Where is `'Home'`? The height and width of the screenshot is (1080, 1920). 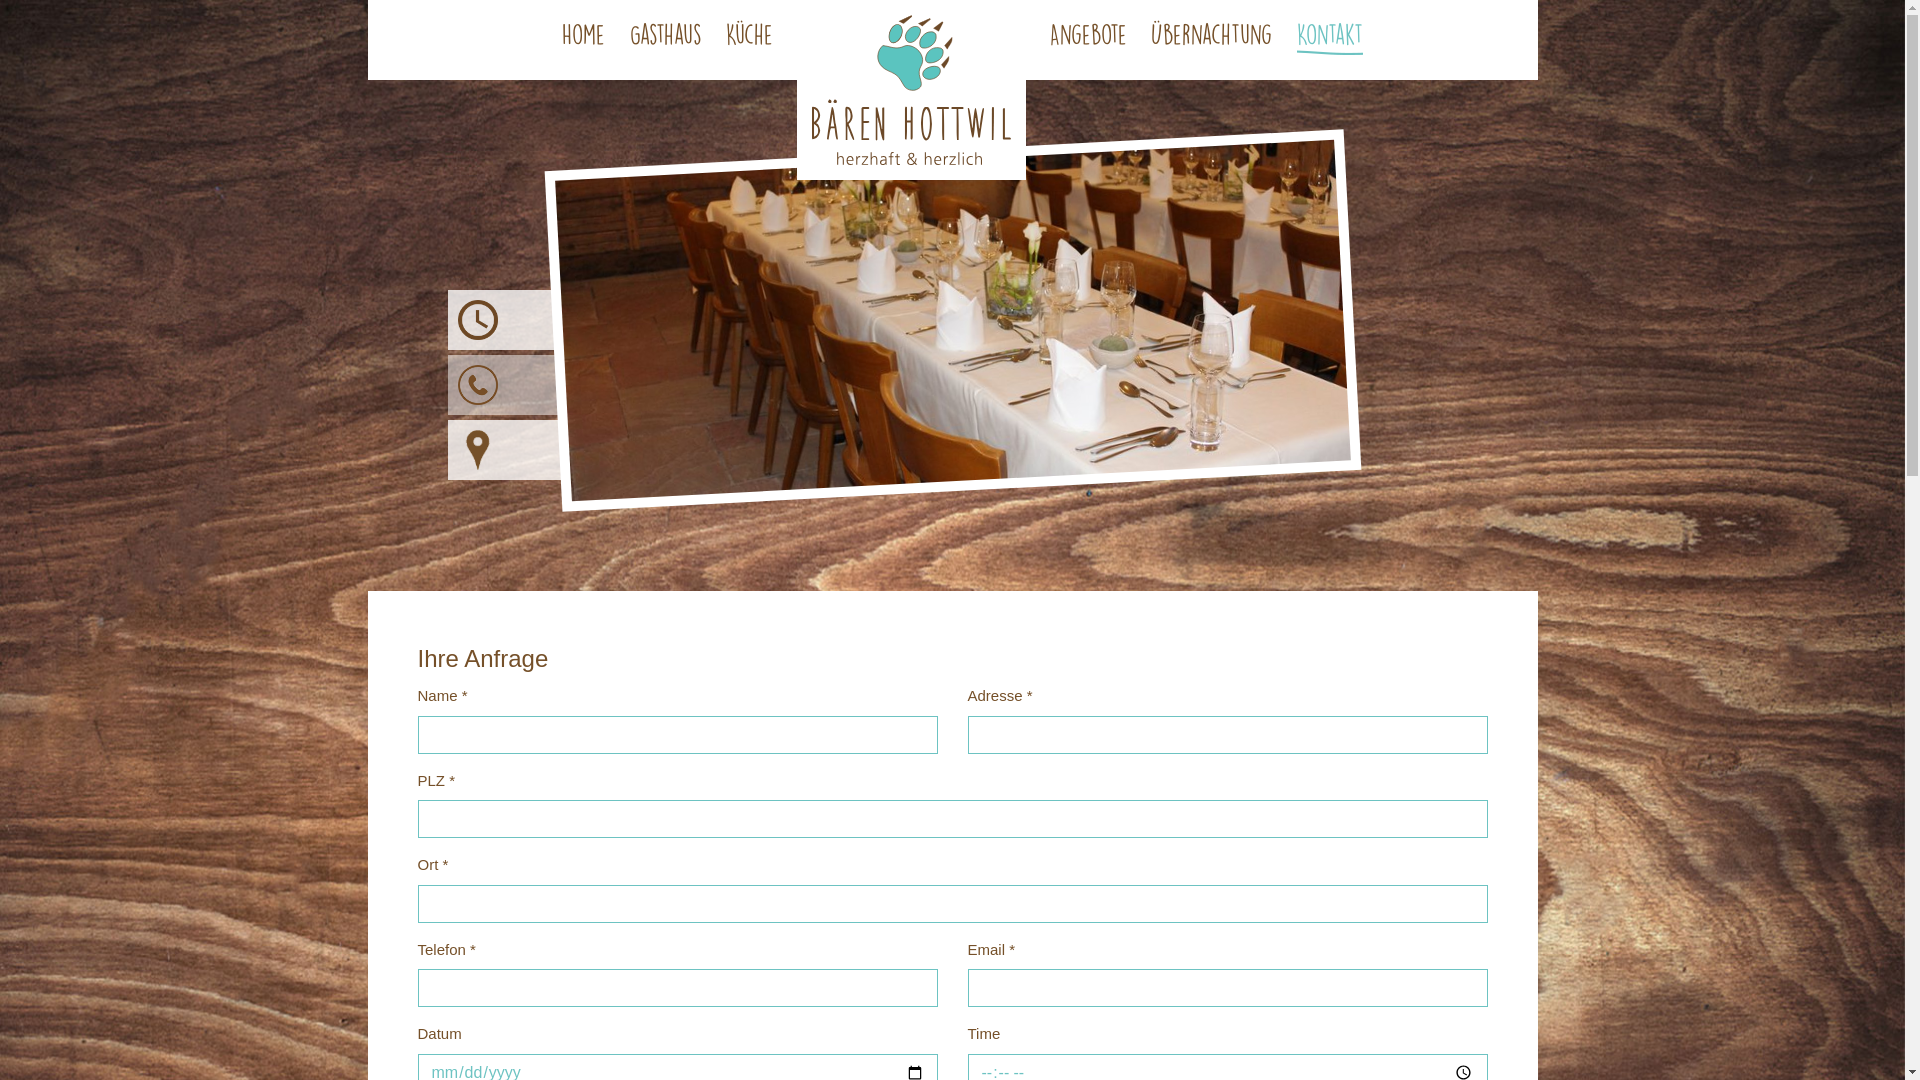 'Home' is located at coordinates (582, 38).